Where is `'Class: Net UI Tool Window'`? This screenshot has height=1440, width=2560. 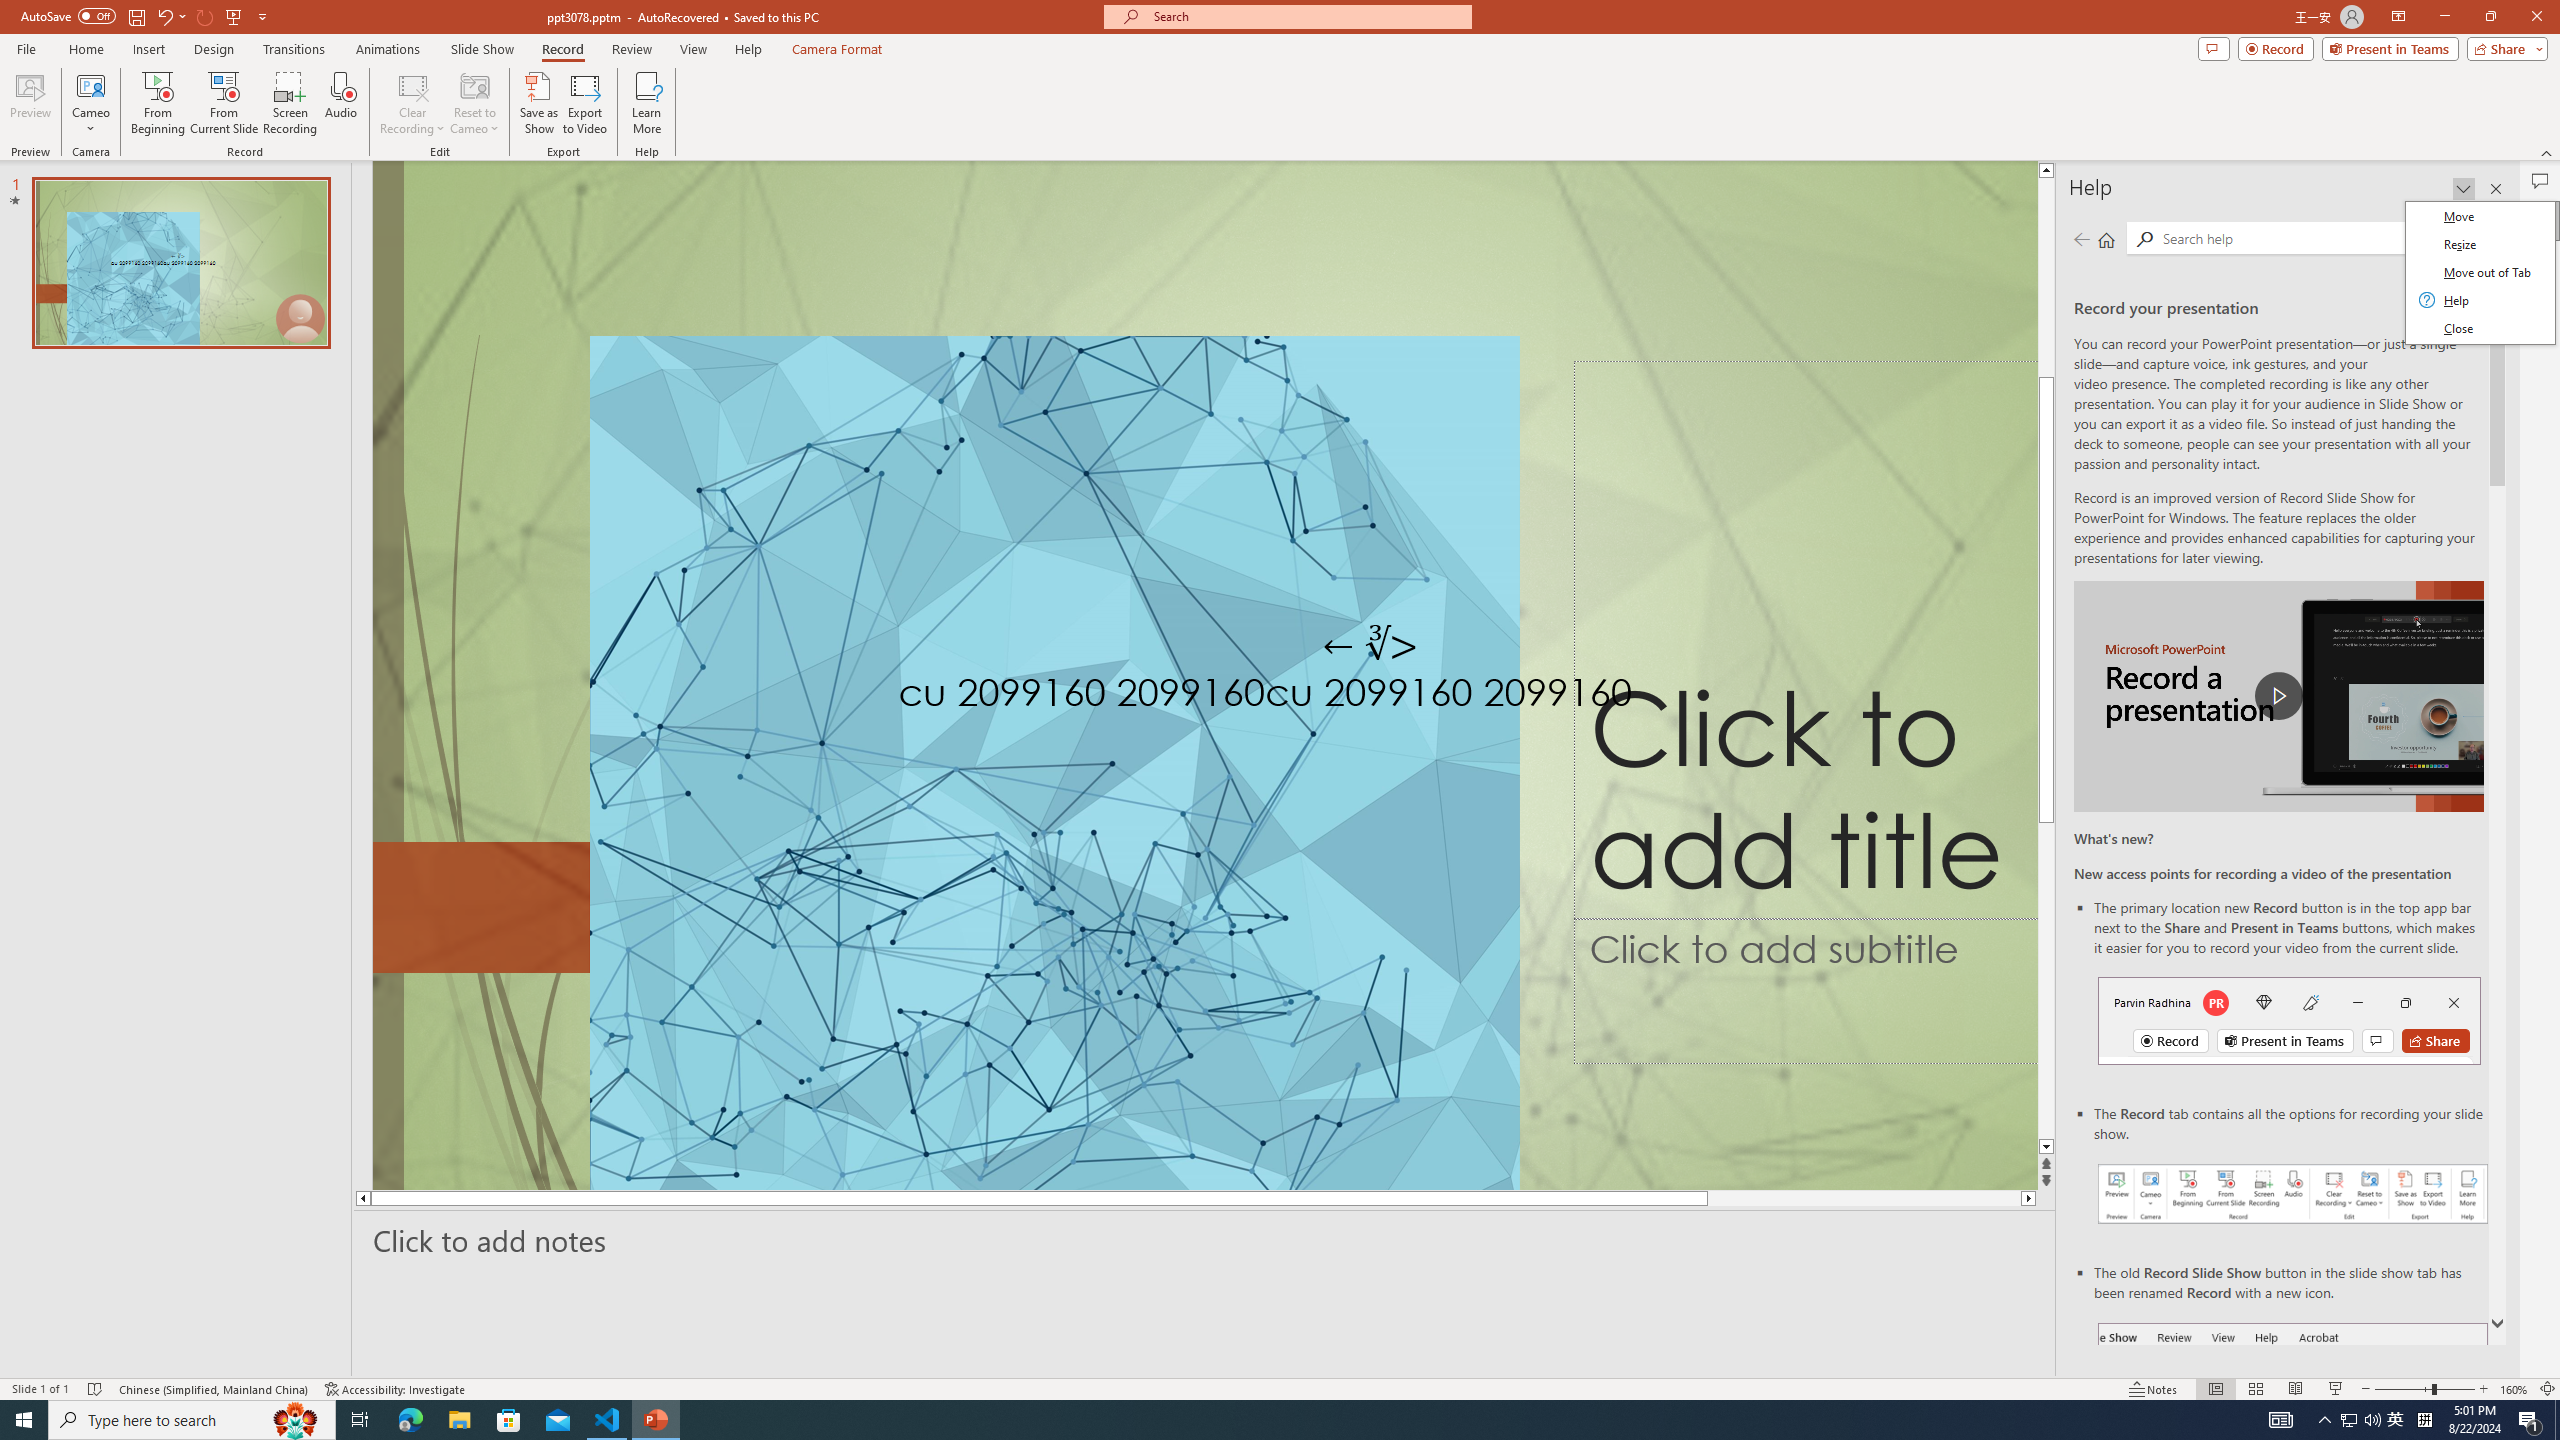 'Class: Net UI Tool Window' is located at coordinates (2478, 272).